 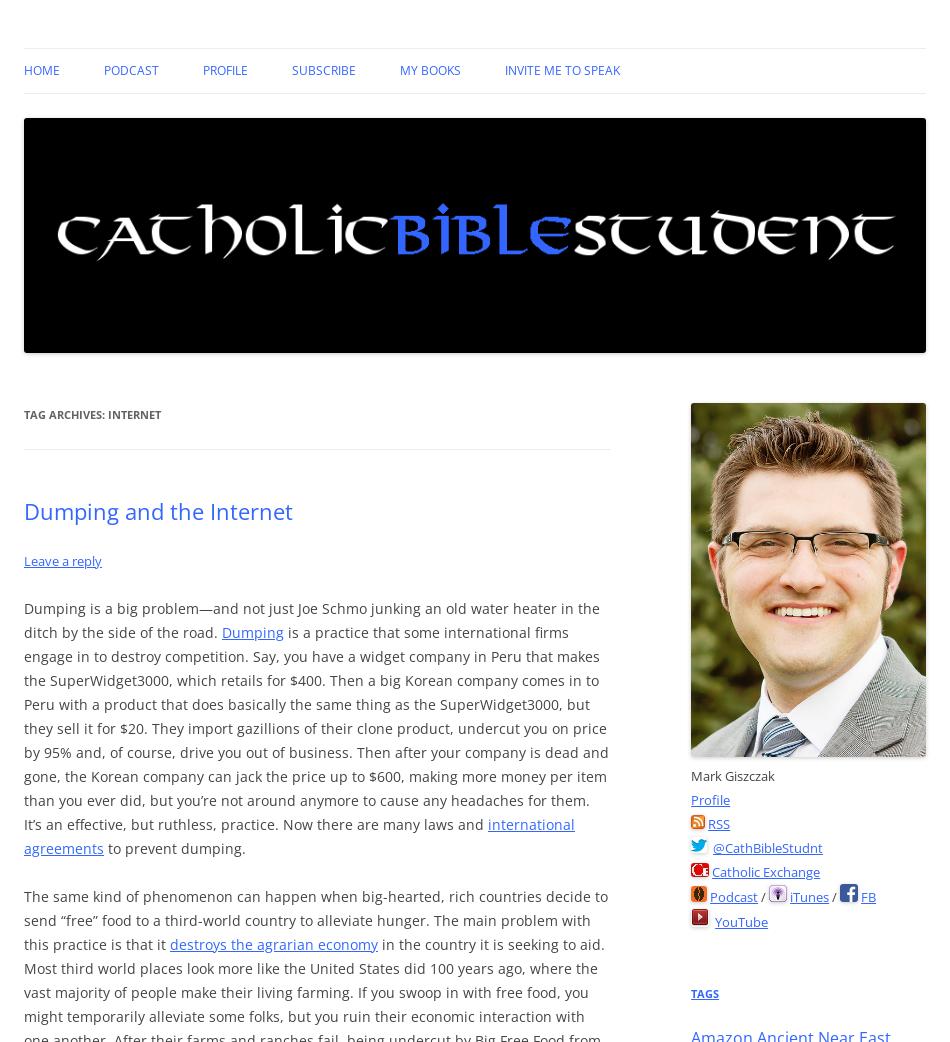 What do you see at coordinates (704, 992) in the screenshot?
I see `'Tags'` at bounding box center [704, 992].